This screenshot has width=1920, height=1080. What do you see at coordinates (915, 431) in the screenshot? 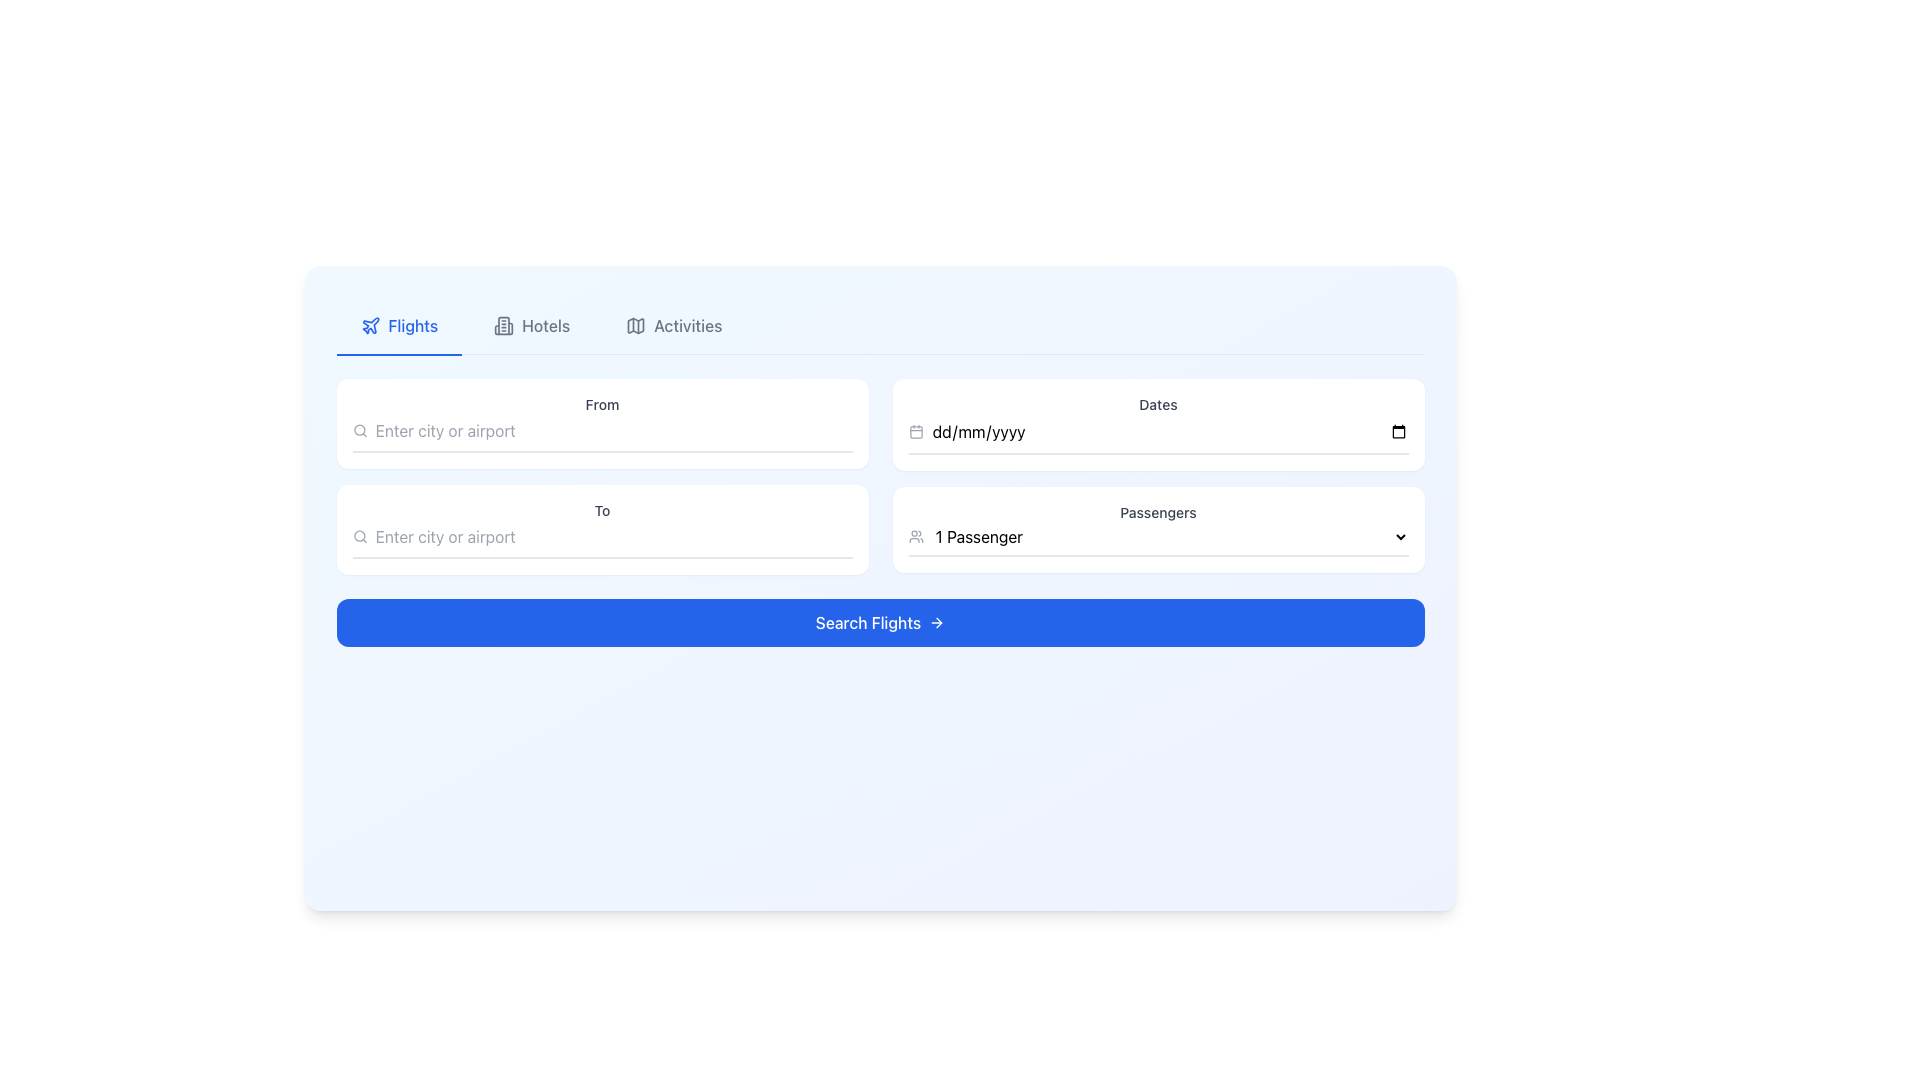
I see `the small rectangular gray icon located within the 'Dates' input field, adjacent to the text placeholder 'dd/mm/yyyy'` at bounding box center [915, 431].